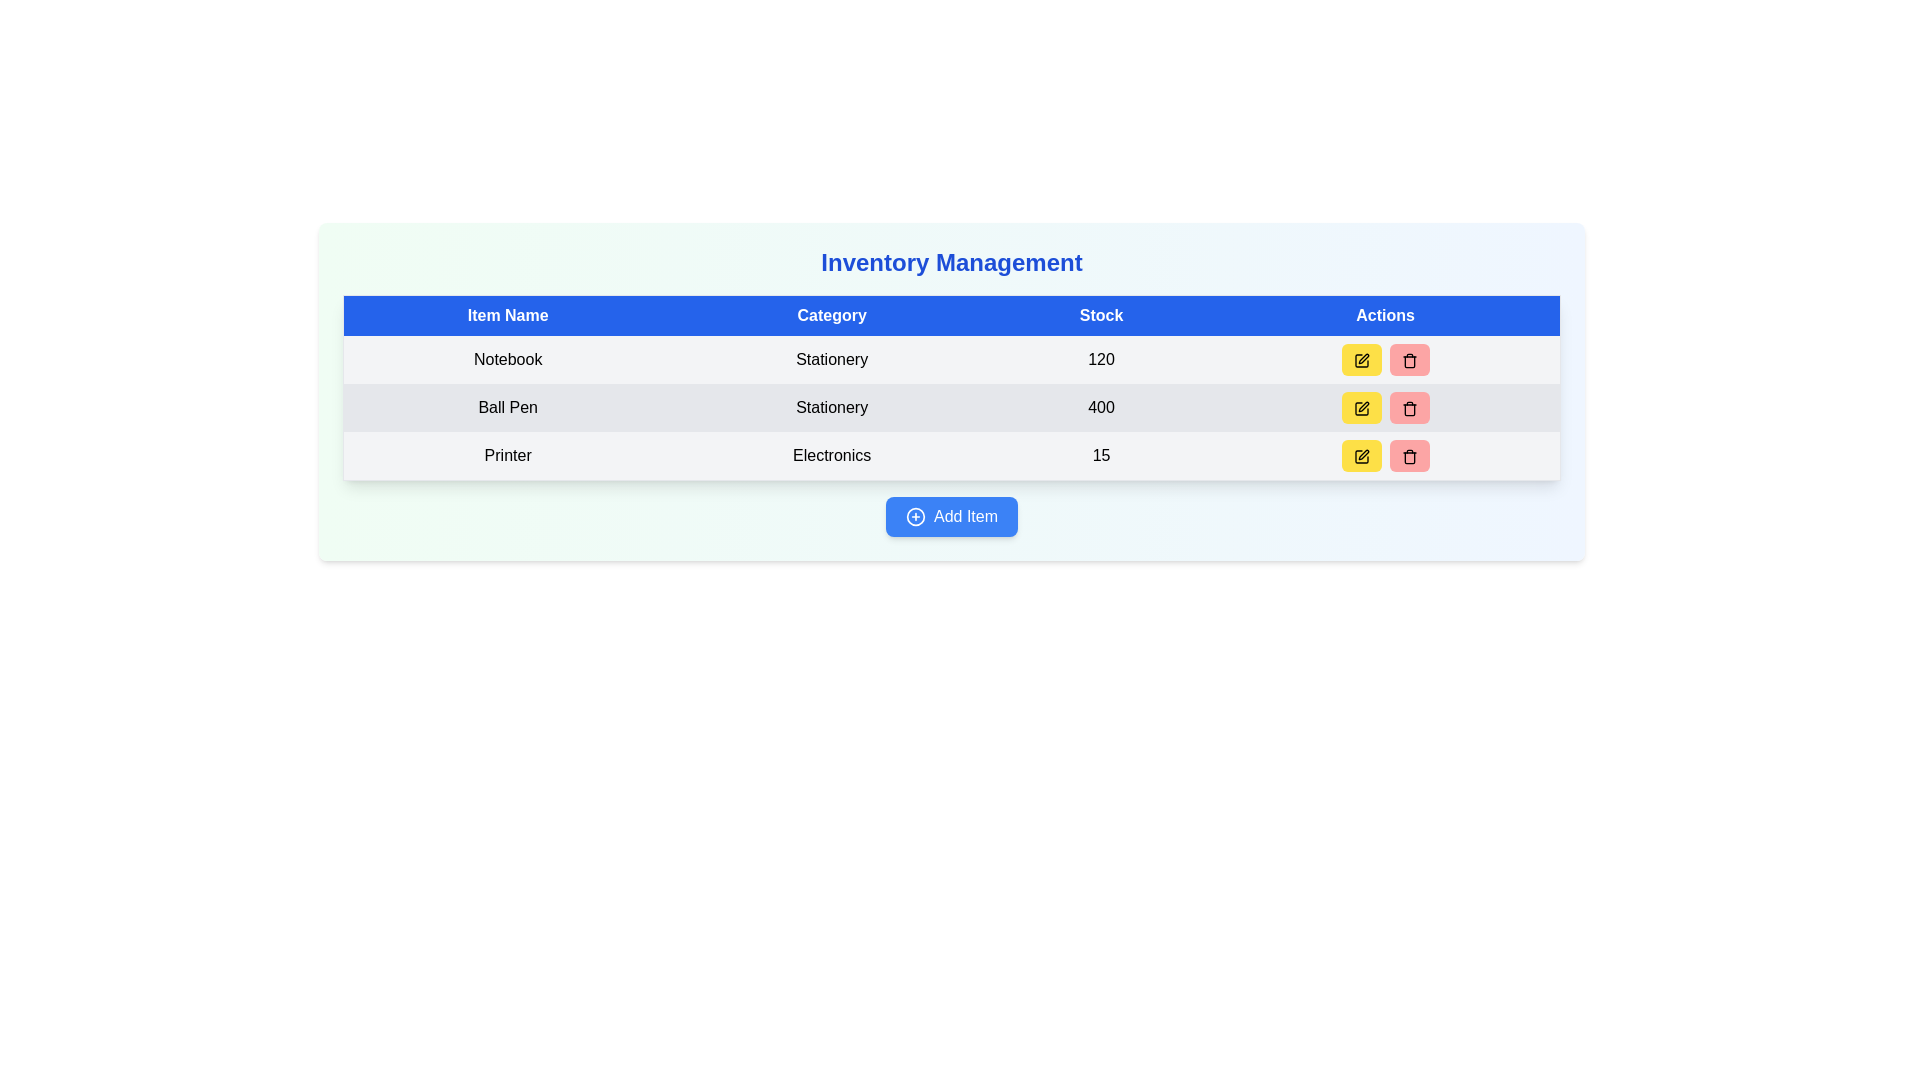  Describe the element at coordinates (832, 358) in the screenshot. I see `the table cell indicating the category of an item in the inventory listing, which is located in the second column of the first row` at that location.